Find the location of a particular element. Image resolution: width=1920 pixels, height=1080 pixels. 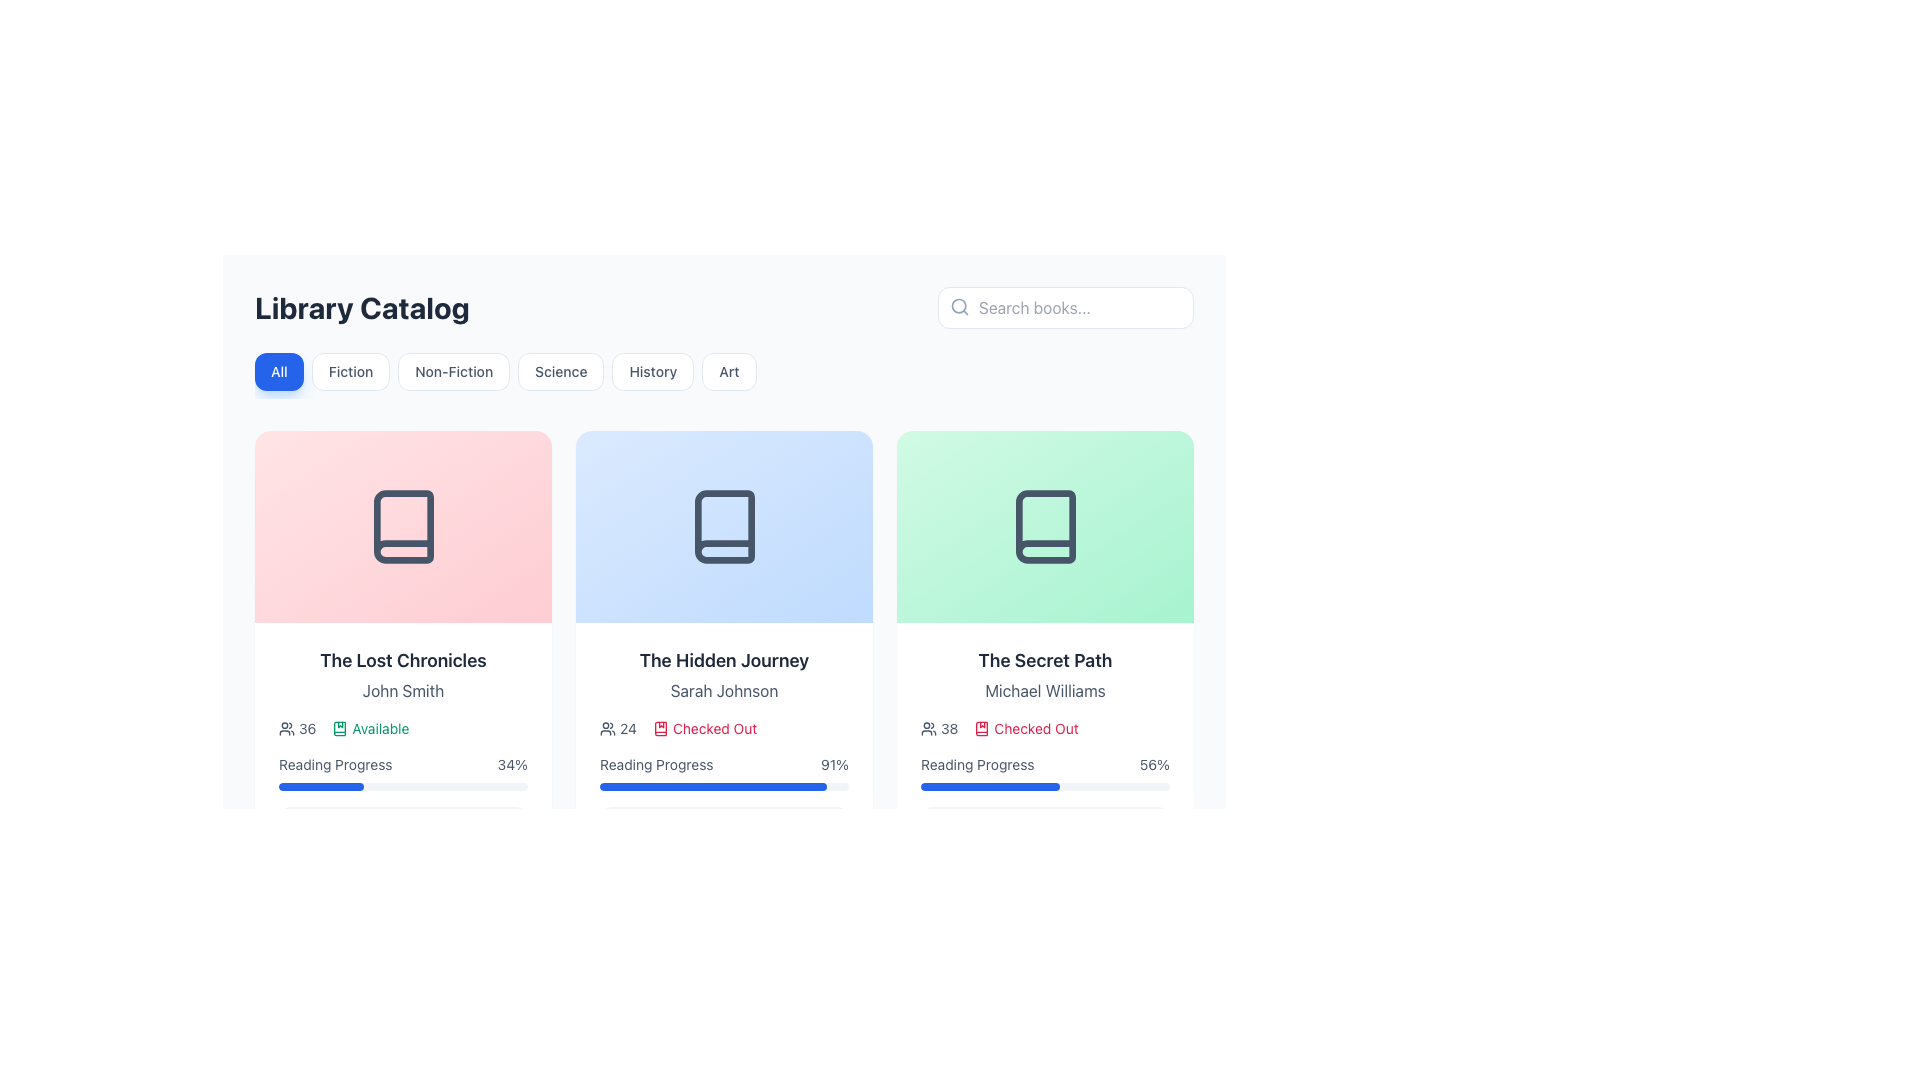

the search input field in the top-right corner of the 'Library Catalog' section is located at coordinates (1064, 308).